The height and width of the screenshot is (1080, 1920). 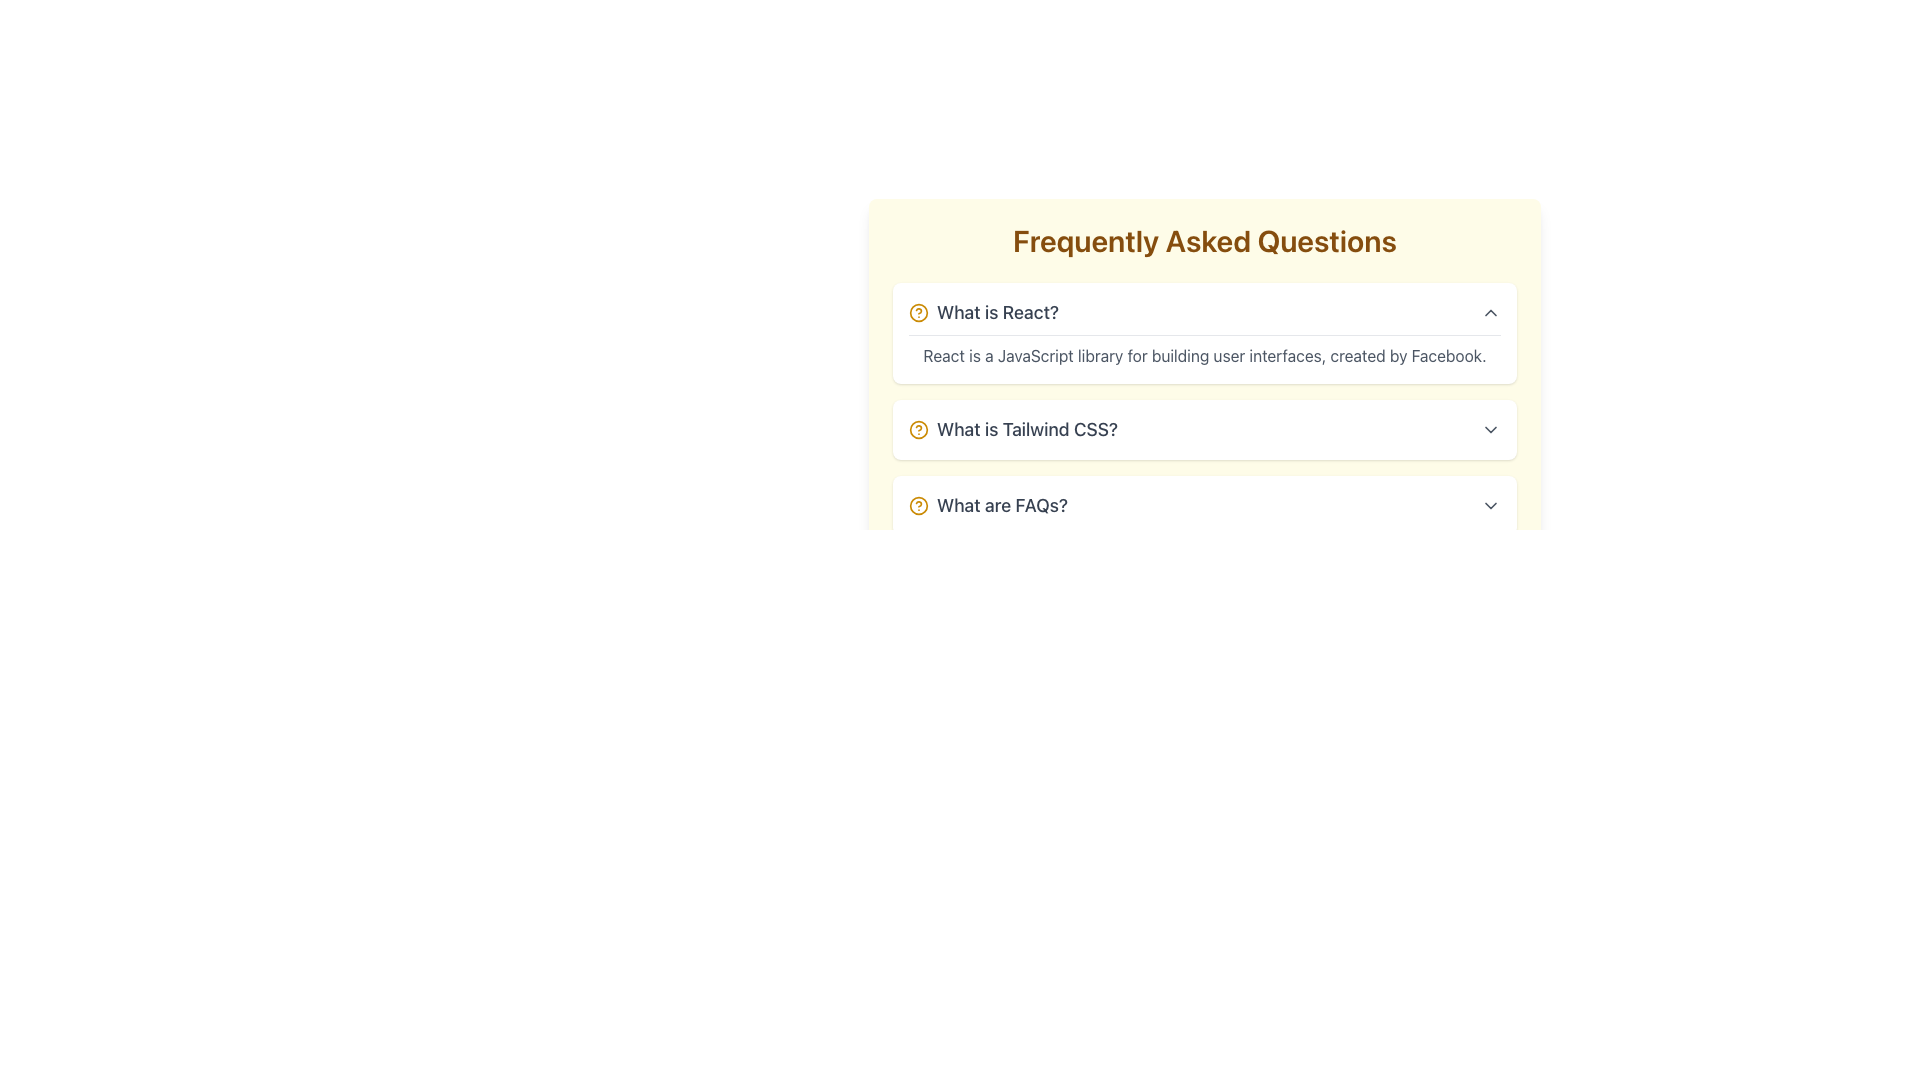 What do you see at coordinates (917, 428) in the screenshot?
I see `the help information icon located to the immediate left of the question 'What is Tailwind CSS?' in the second question block` at bounding box center [917, 428].